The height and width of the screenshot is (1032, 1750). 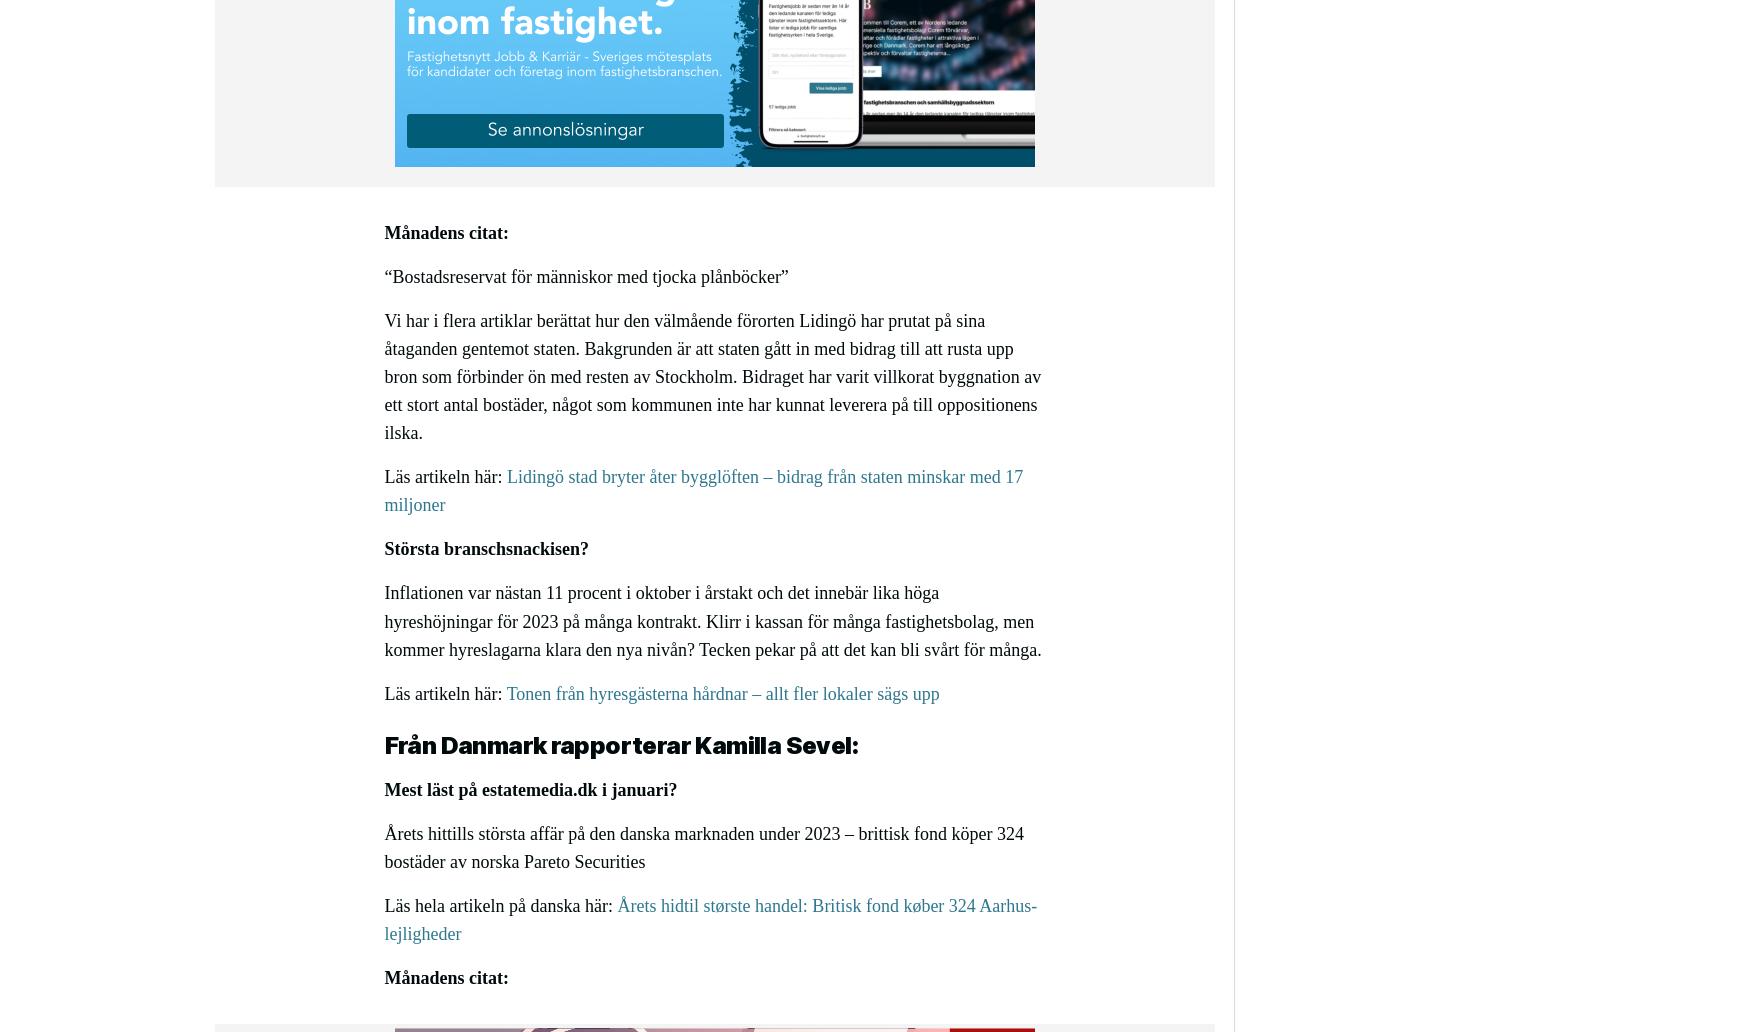 What do you see at coordinates (382, 549) in the screenshot?
I see `'Största branschsnackisen?'` at bounding box center [382, 549].